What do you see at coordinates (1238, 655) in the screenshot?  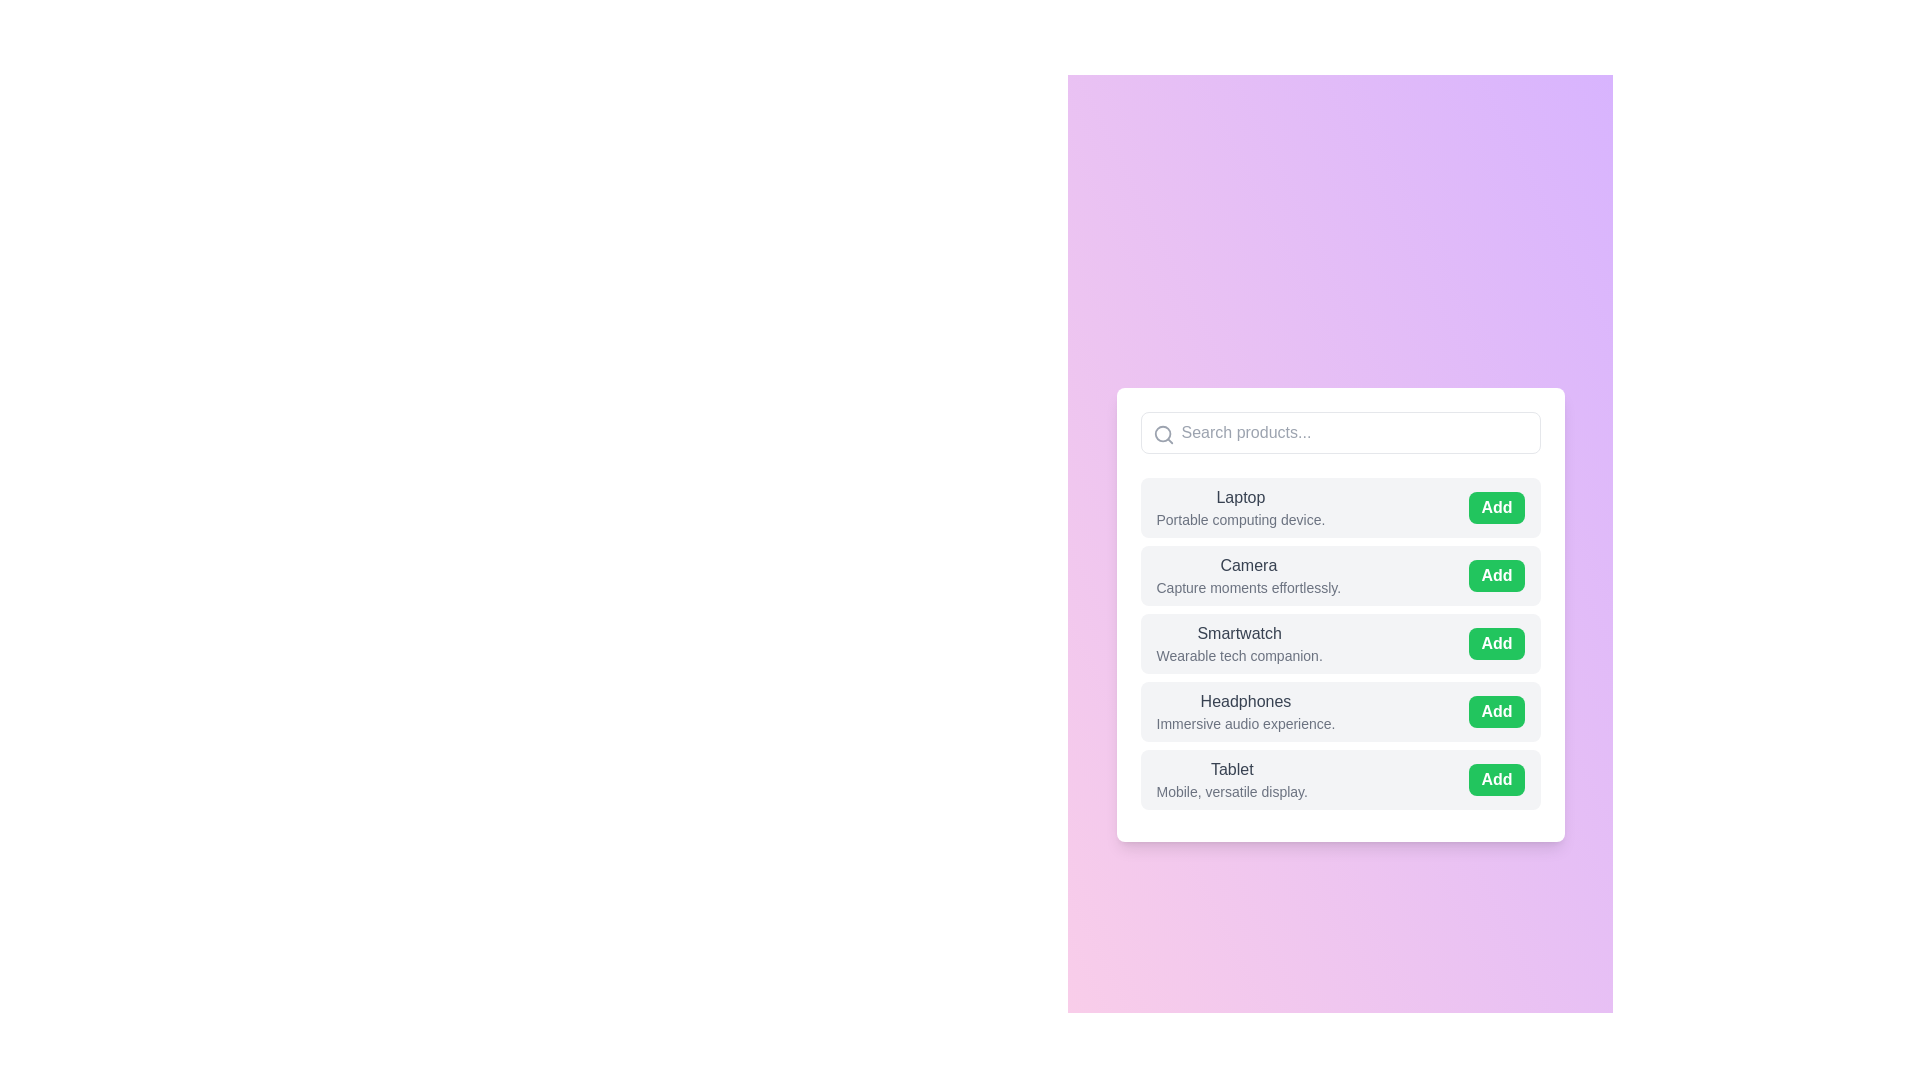 I see `the text label element containing the phrase 'Wearable tech companion.' which is styled with smaller gray text and located directly below the 'Smartwatch' title` at bounding box center [1238, 655].